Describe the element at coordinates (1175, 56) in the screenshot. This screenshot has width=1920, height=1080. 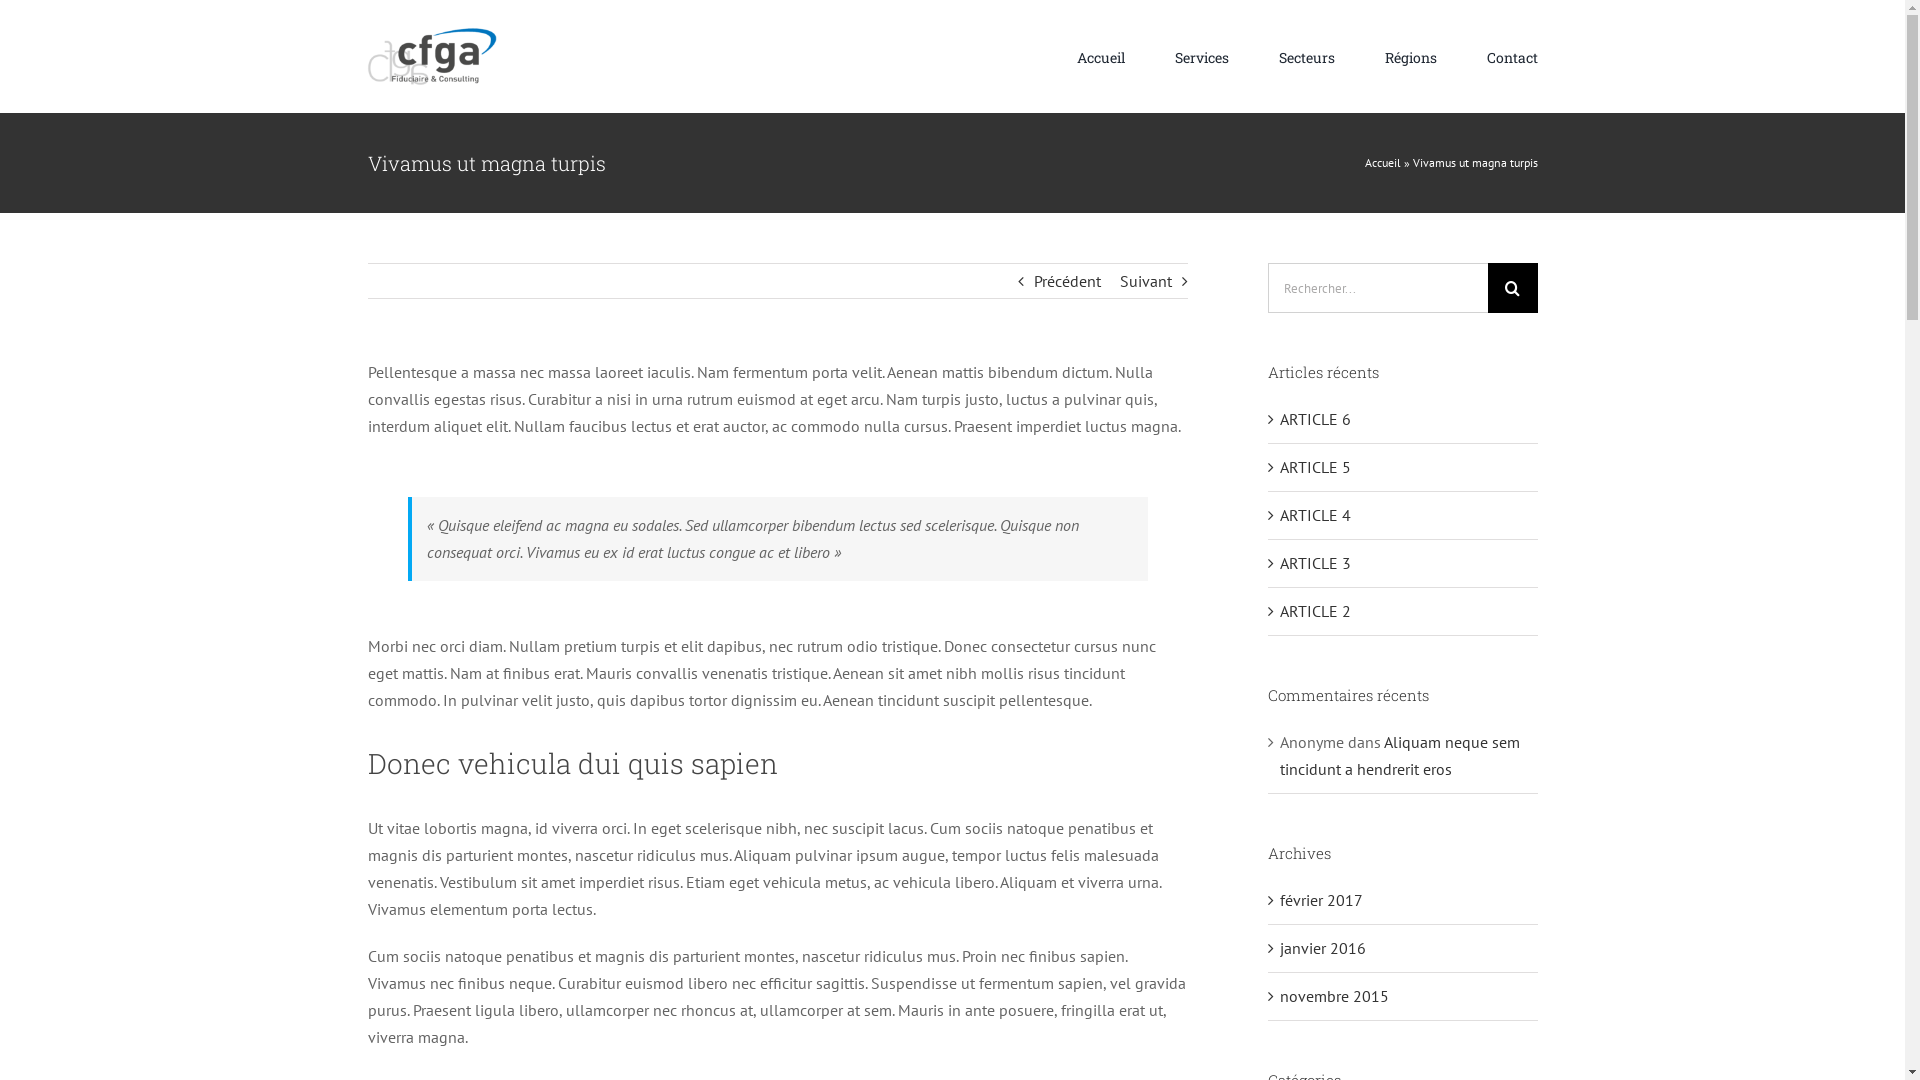
I see `'Services'` at that location.